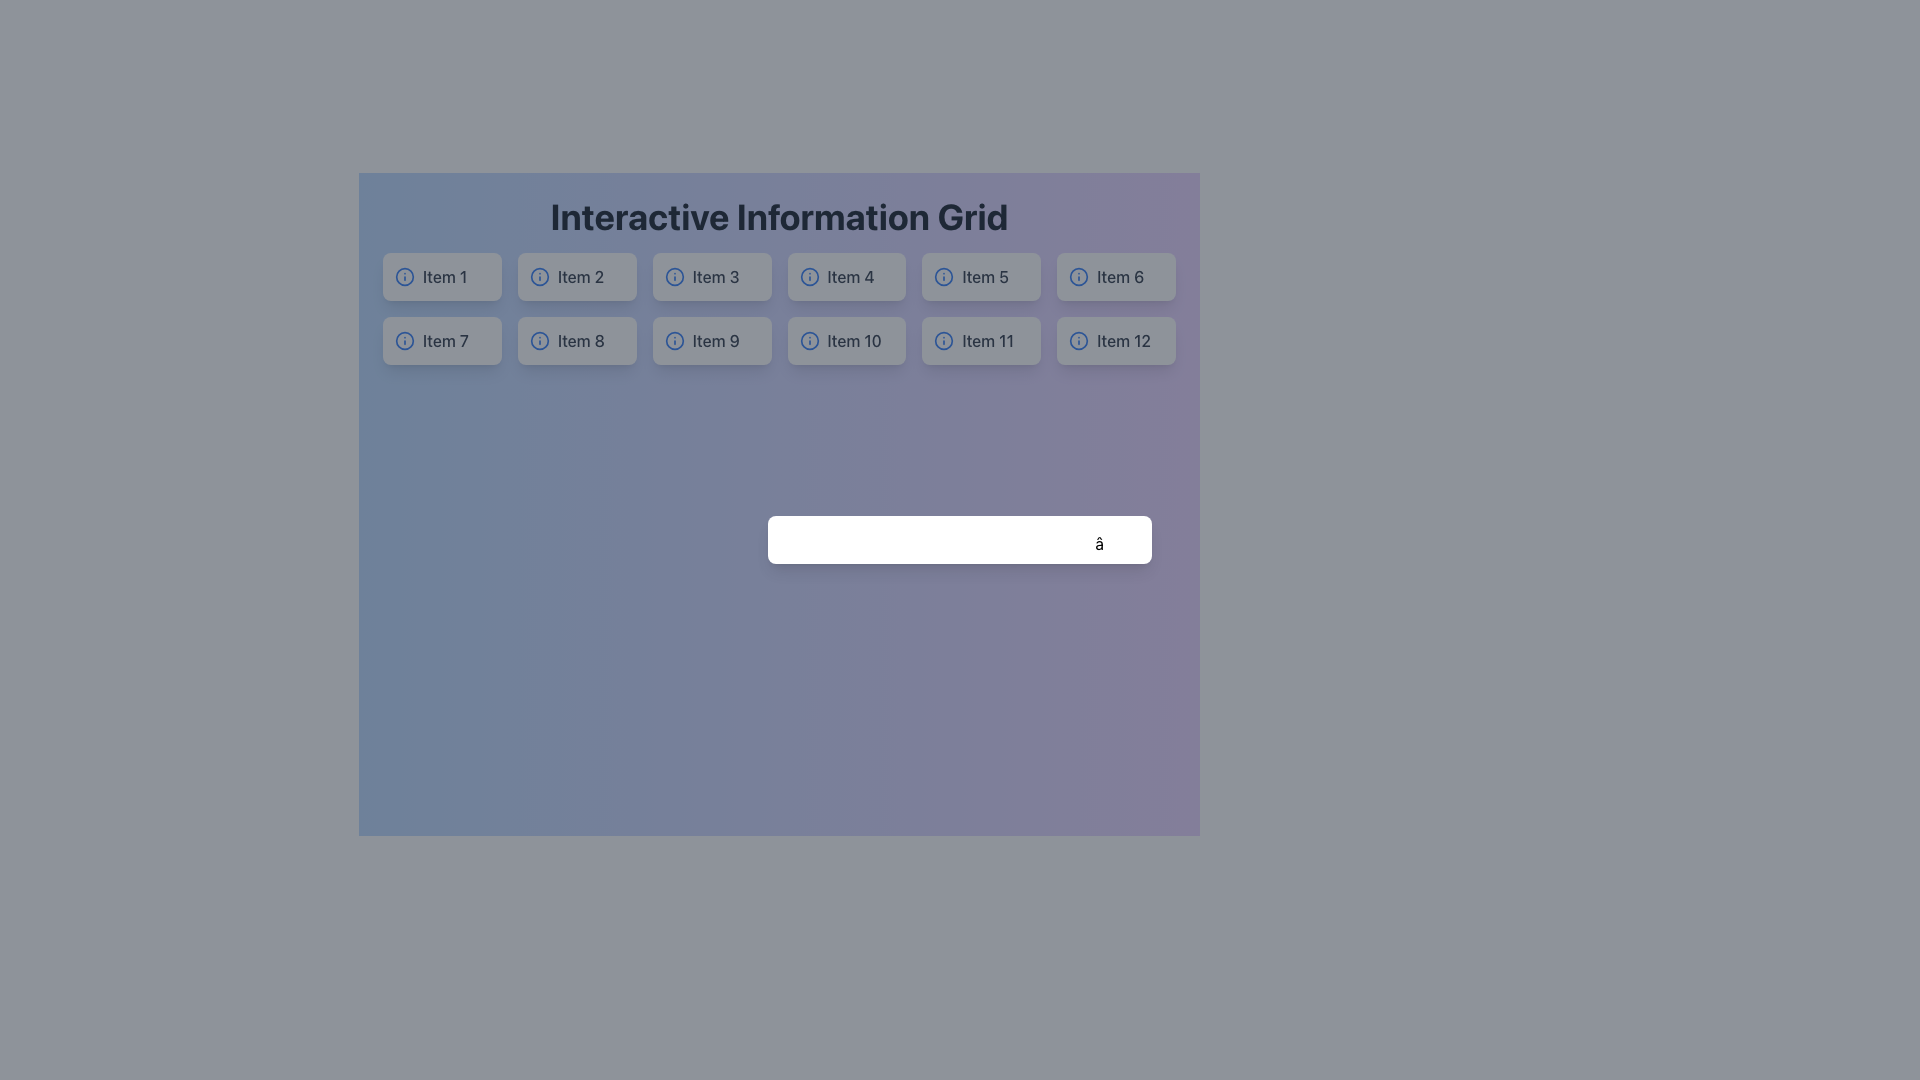 The image size is (1920, 1080). Describe the element at coordinates (444, 277) in the screenshot. I see `the text label 'Item 1' located in the top-left corner of the first card in the 'Interactive Information Grid'` at that location.